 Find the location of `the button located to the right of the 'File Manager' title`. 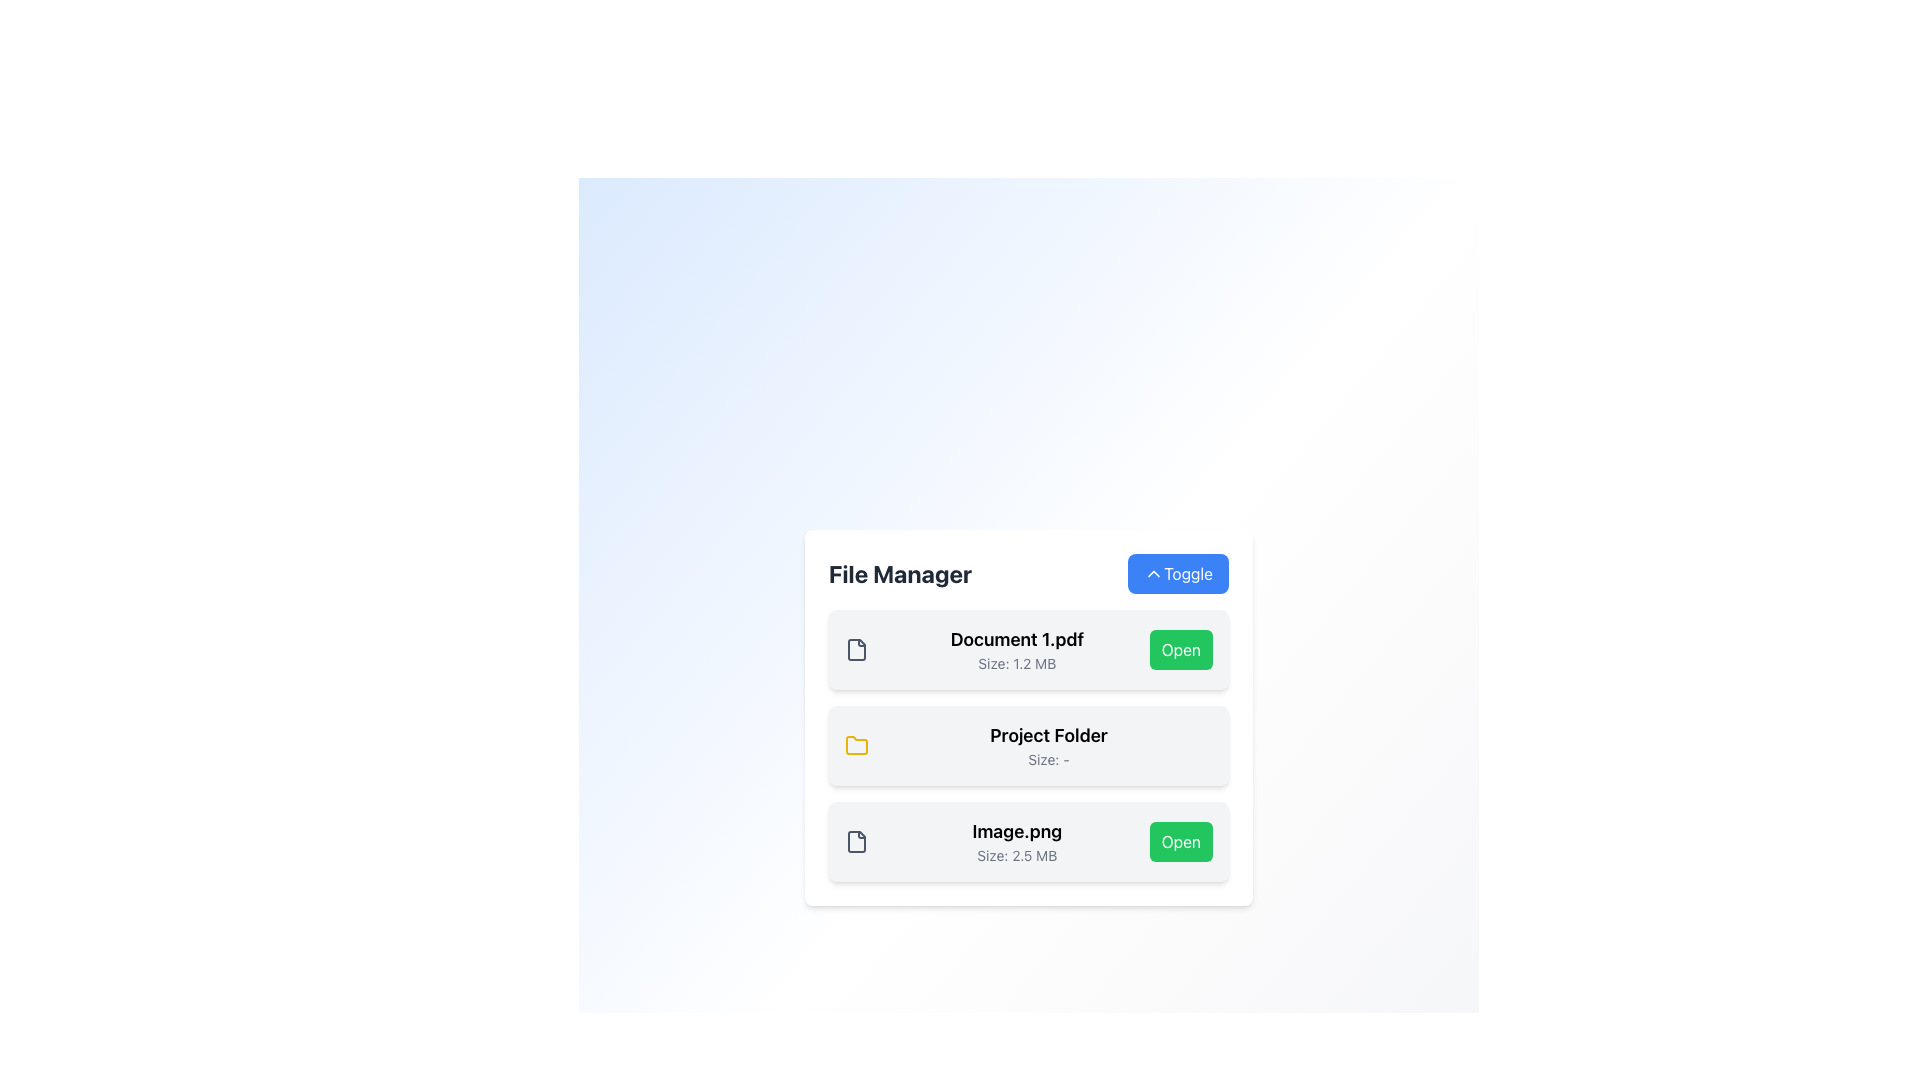

the button located to the right of the 'File Manager' title is located at coordinates (1178, 574).